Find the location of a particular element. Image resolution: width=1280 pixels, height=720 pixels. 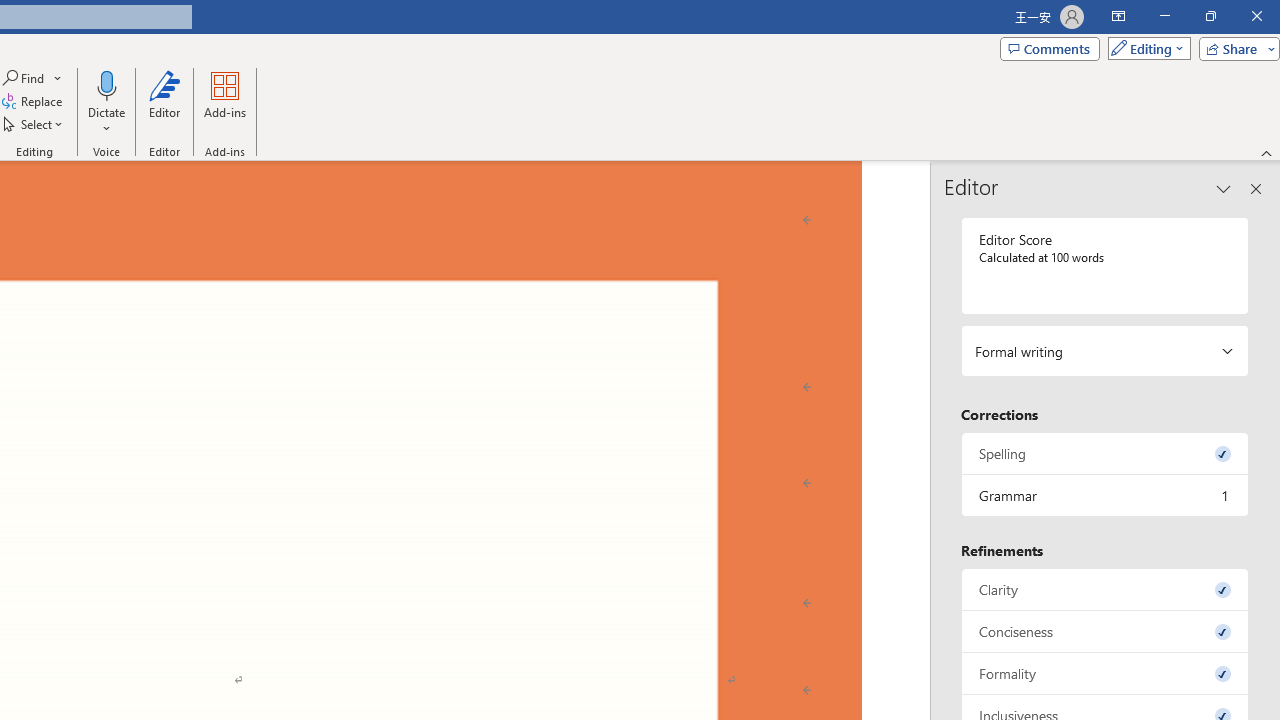

'Conciseness, 0 issues. Press space or enter to review items.' is located at coordinates (1104, 631).